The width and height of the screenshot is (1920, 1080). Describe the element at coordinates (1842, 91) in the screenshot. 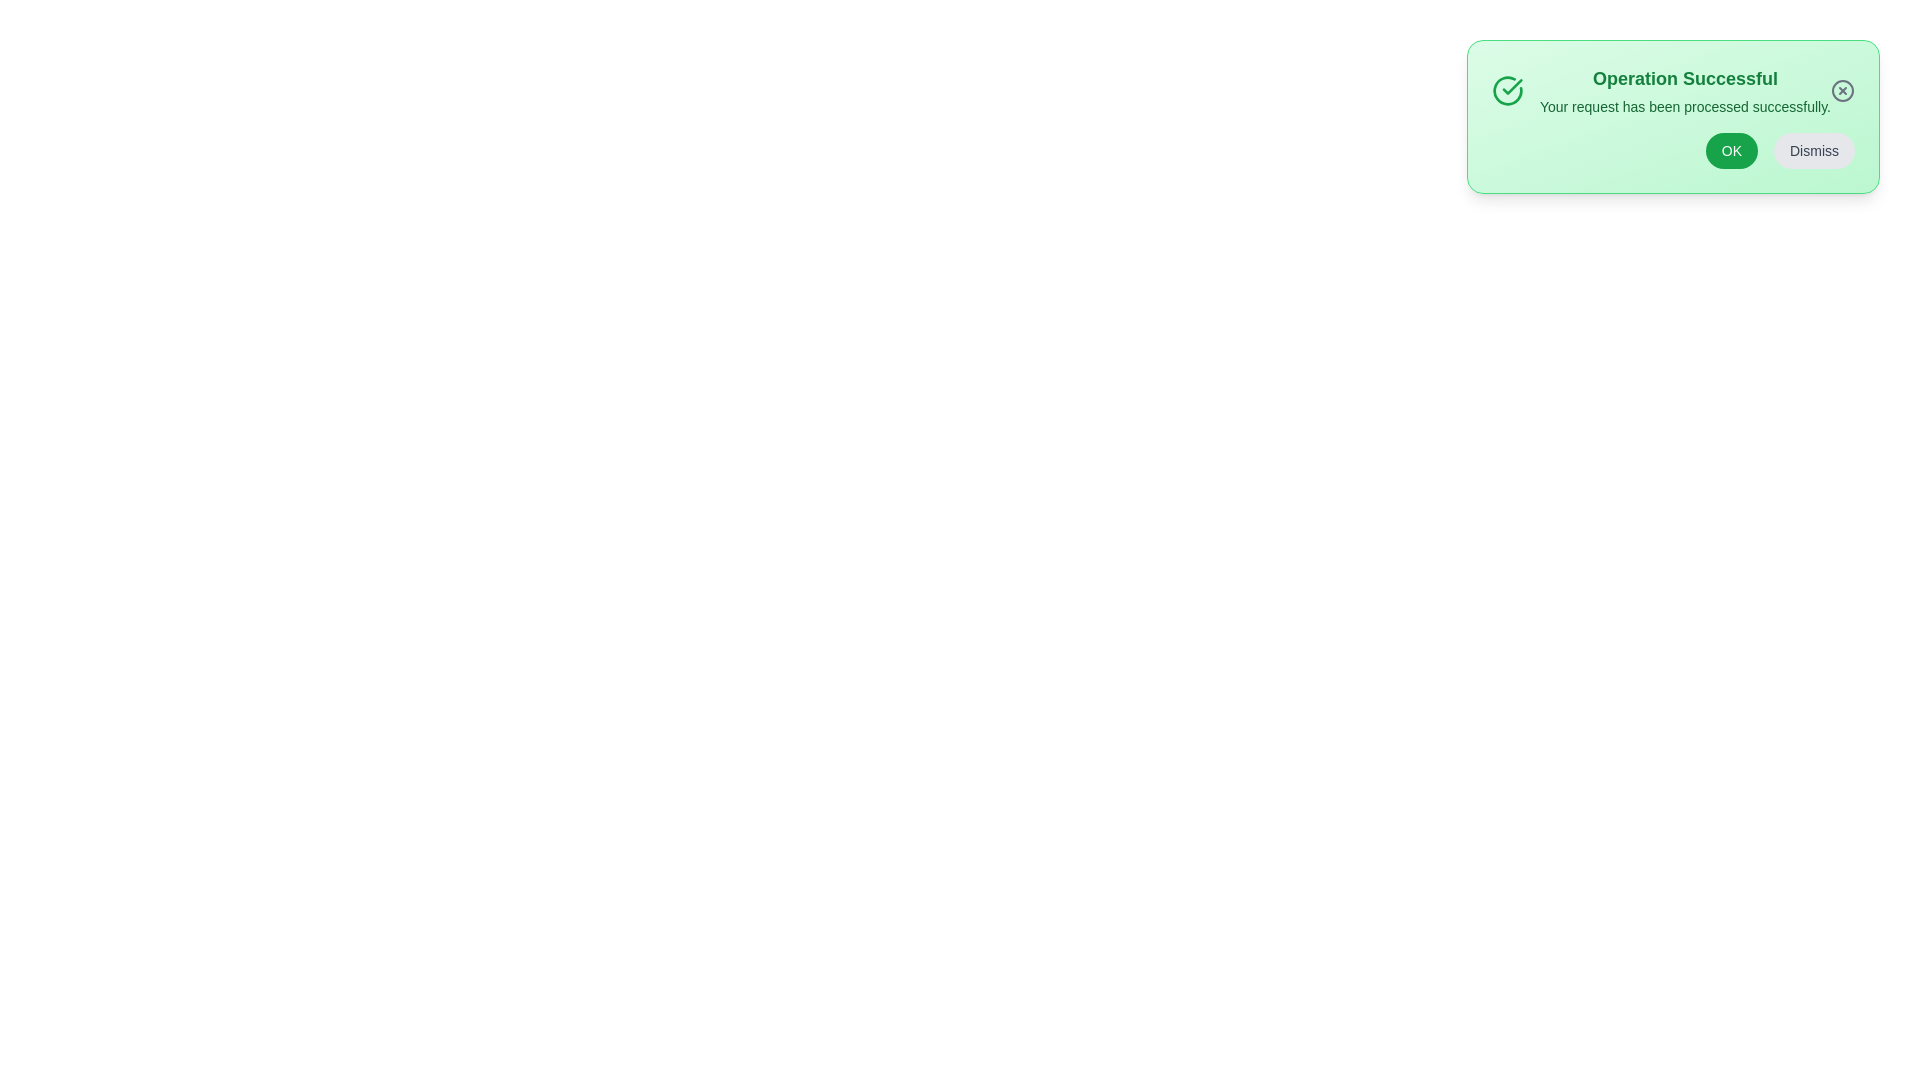

I see `the close button to dismiss the alert` at that location.